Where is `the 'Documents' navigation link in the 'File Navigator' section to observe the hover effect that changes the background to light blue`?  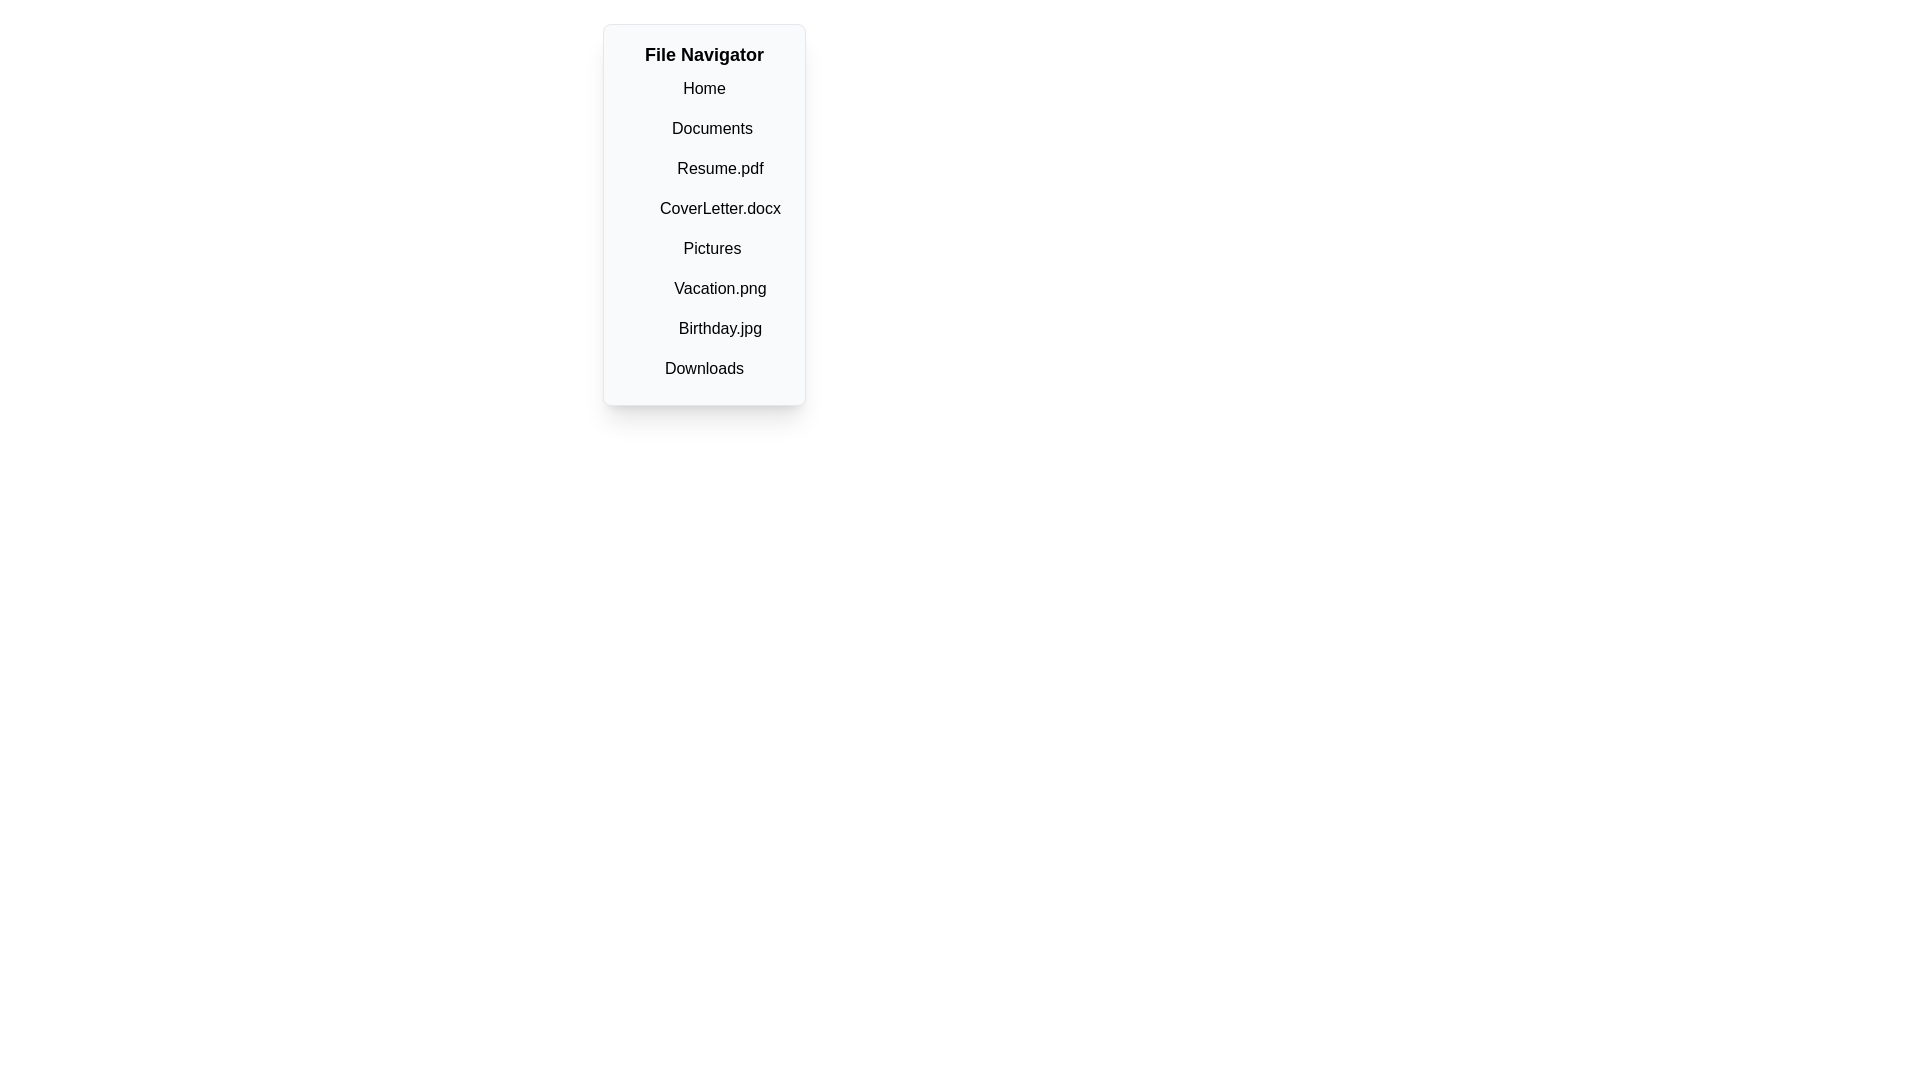 the 'Documents' navigation link in the 'File Navigator' section to observe the hover effect that changes the background to light blue is located at coordinates (712, 128).